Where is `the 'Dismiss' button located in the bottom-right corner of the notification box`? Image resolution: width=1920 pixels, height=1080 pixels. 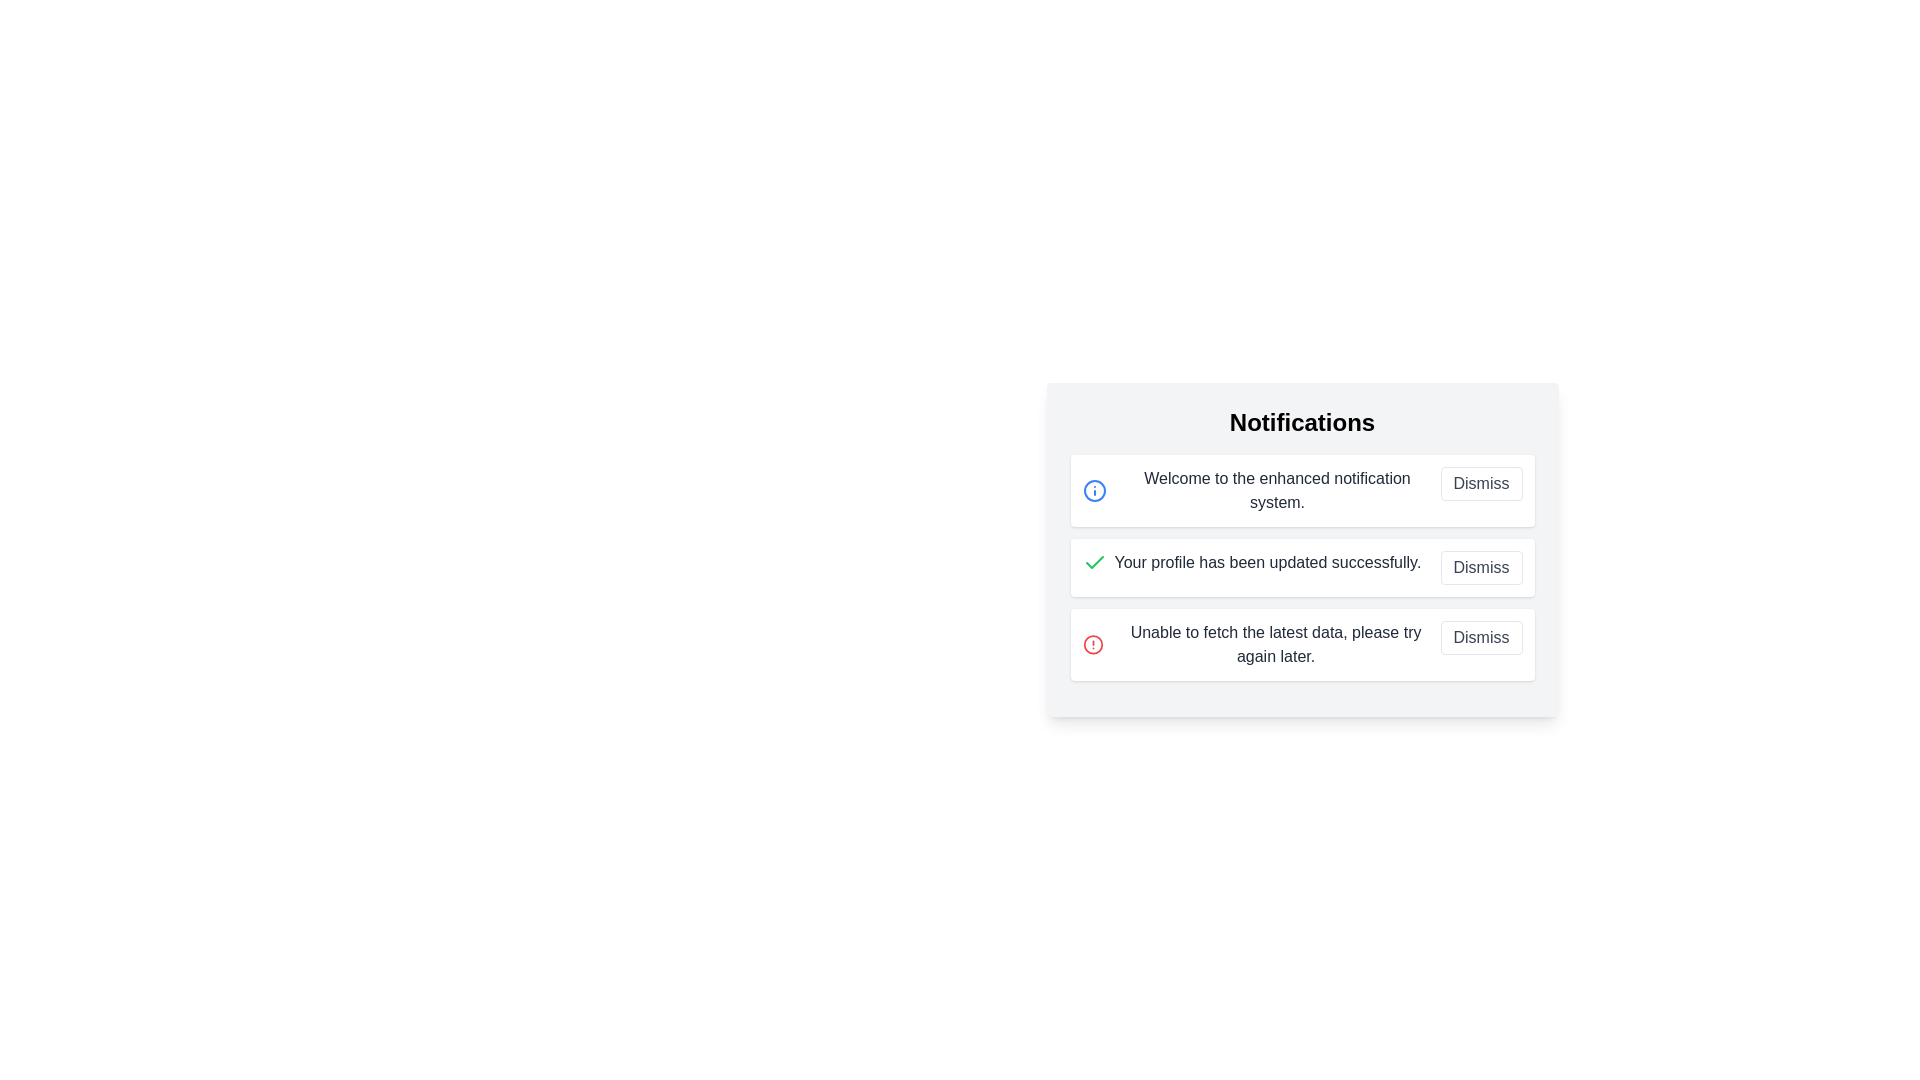 the 'Dismiss' button located in the bottom-right corner of the notification box is located at coordinates (1481, 637).